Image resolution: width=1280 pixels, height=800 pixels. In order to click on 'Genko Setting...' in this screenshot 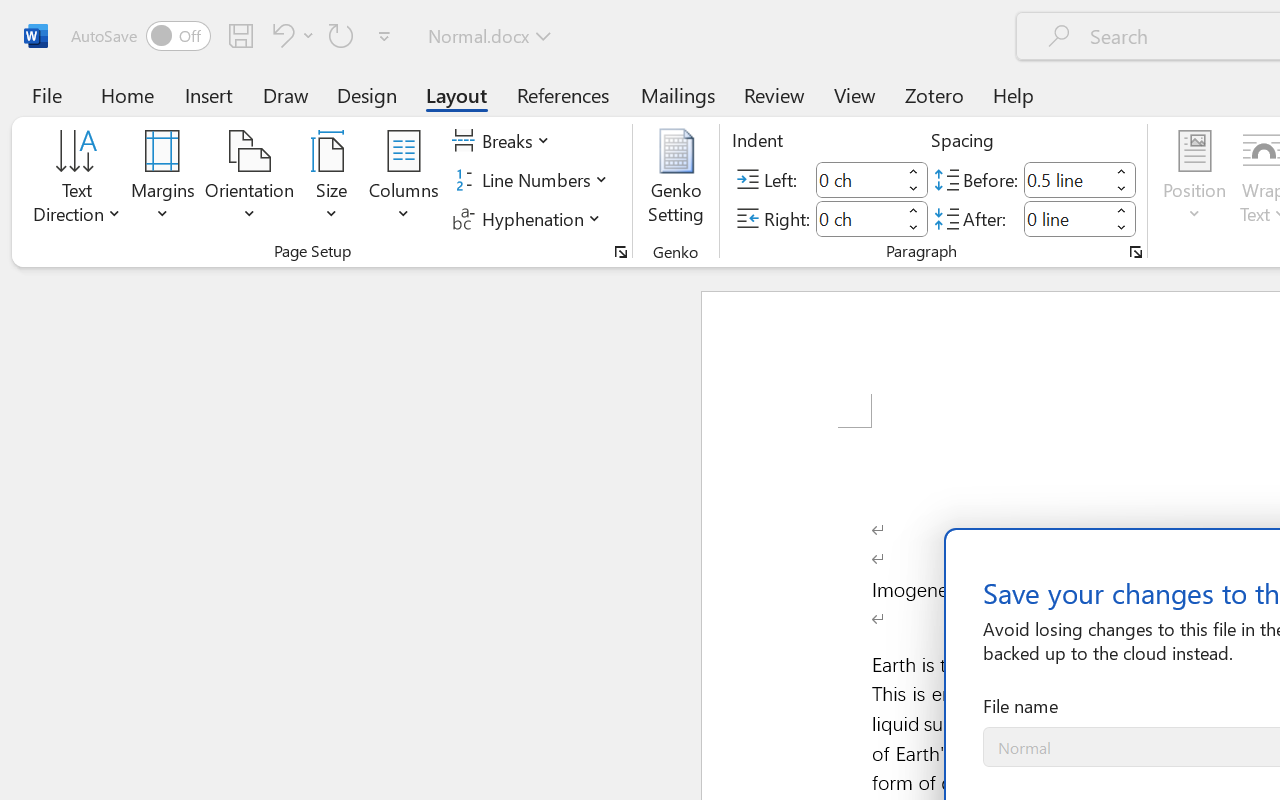, I will do `click(676, 179)`.